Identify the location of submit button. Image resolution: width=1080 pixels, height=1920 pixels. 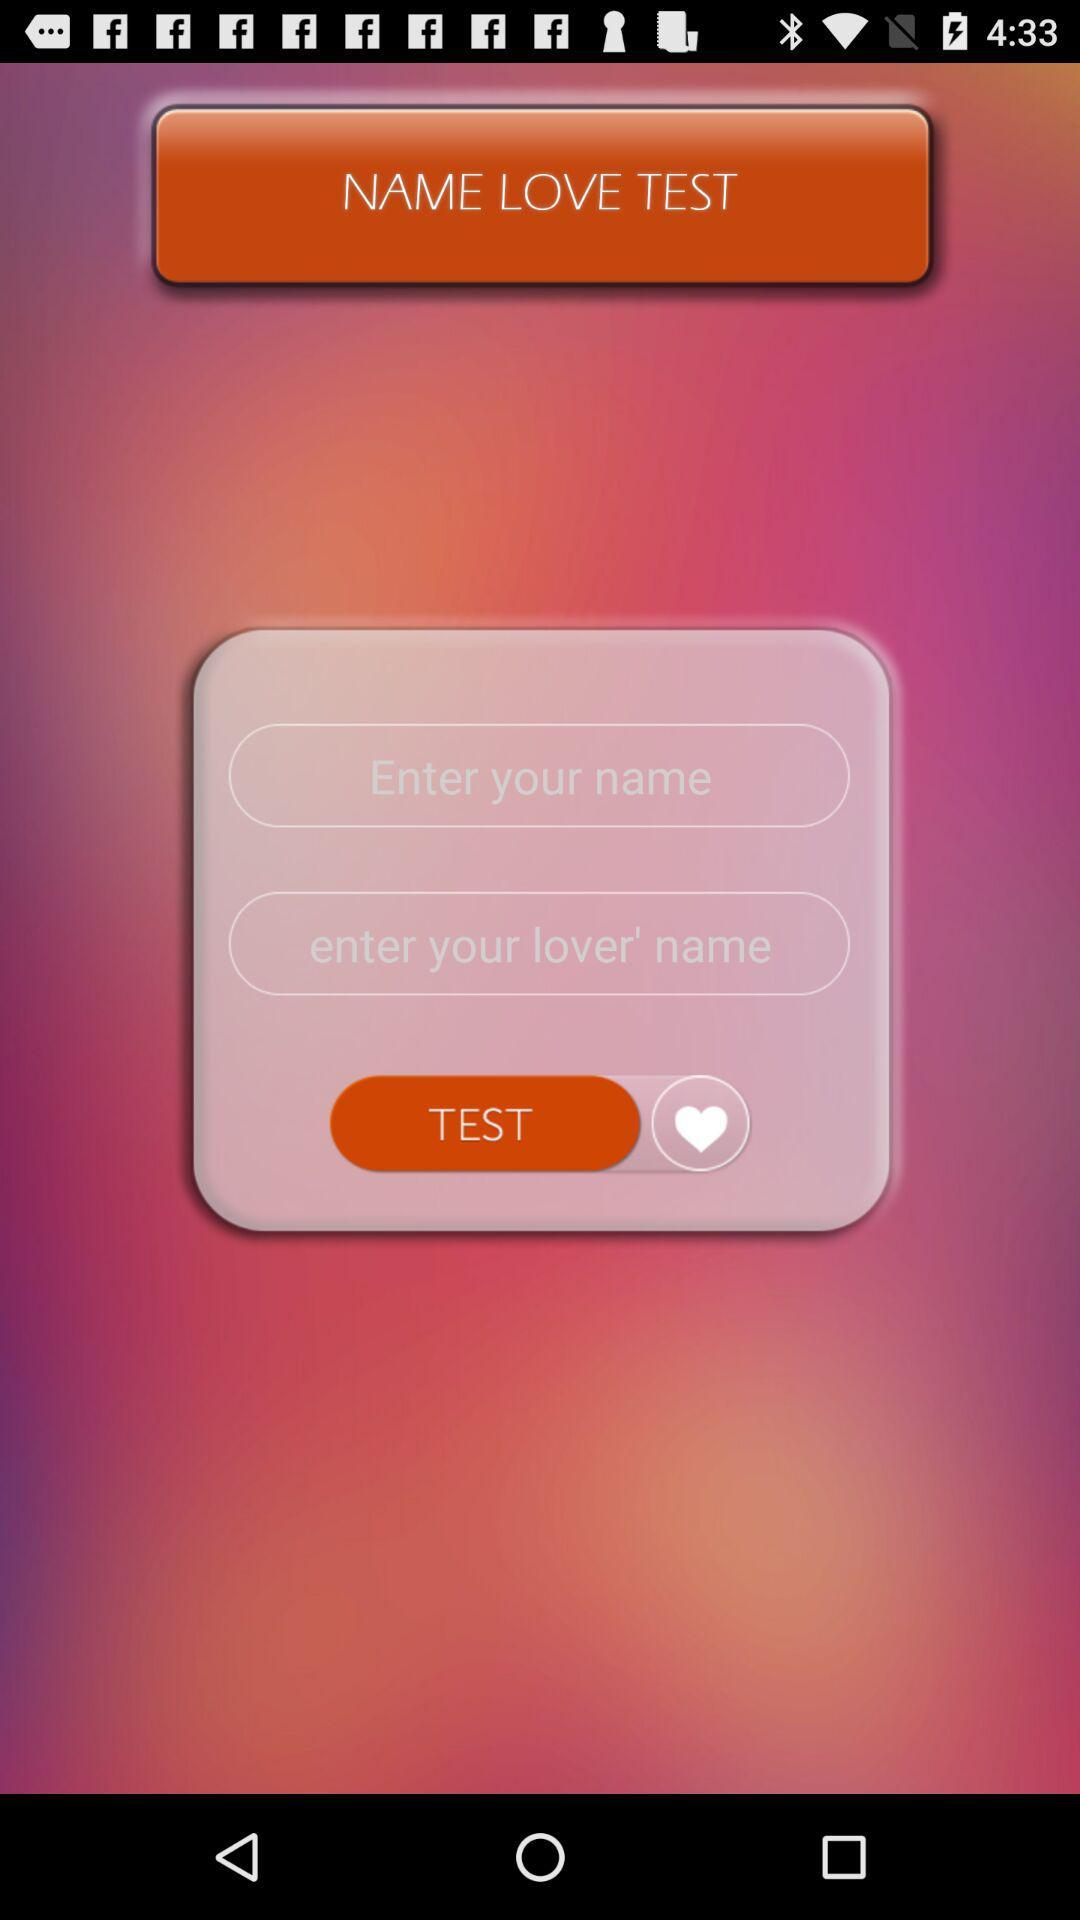
(538, 1123).